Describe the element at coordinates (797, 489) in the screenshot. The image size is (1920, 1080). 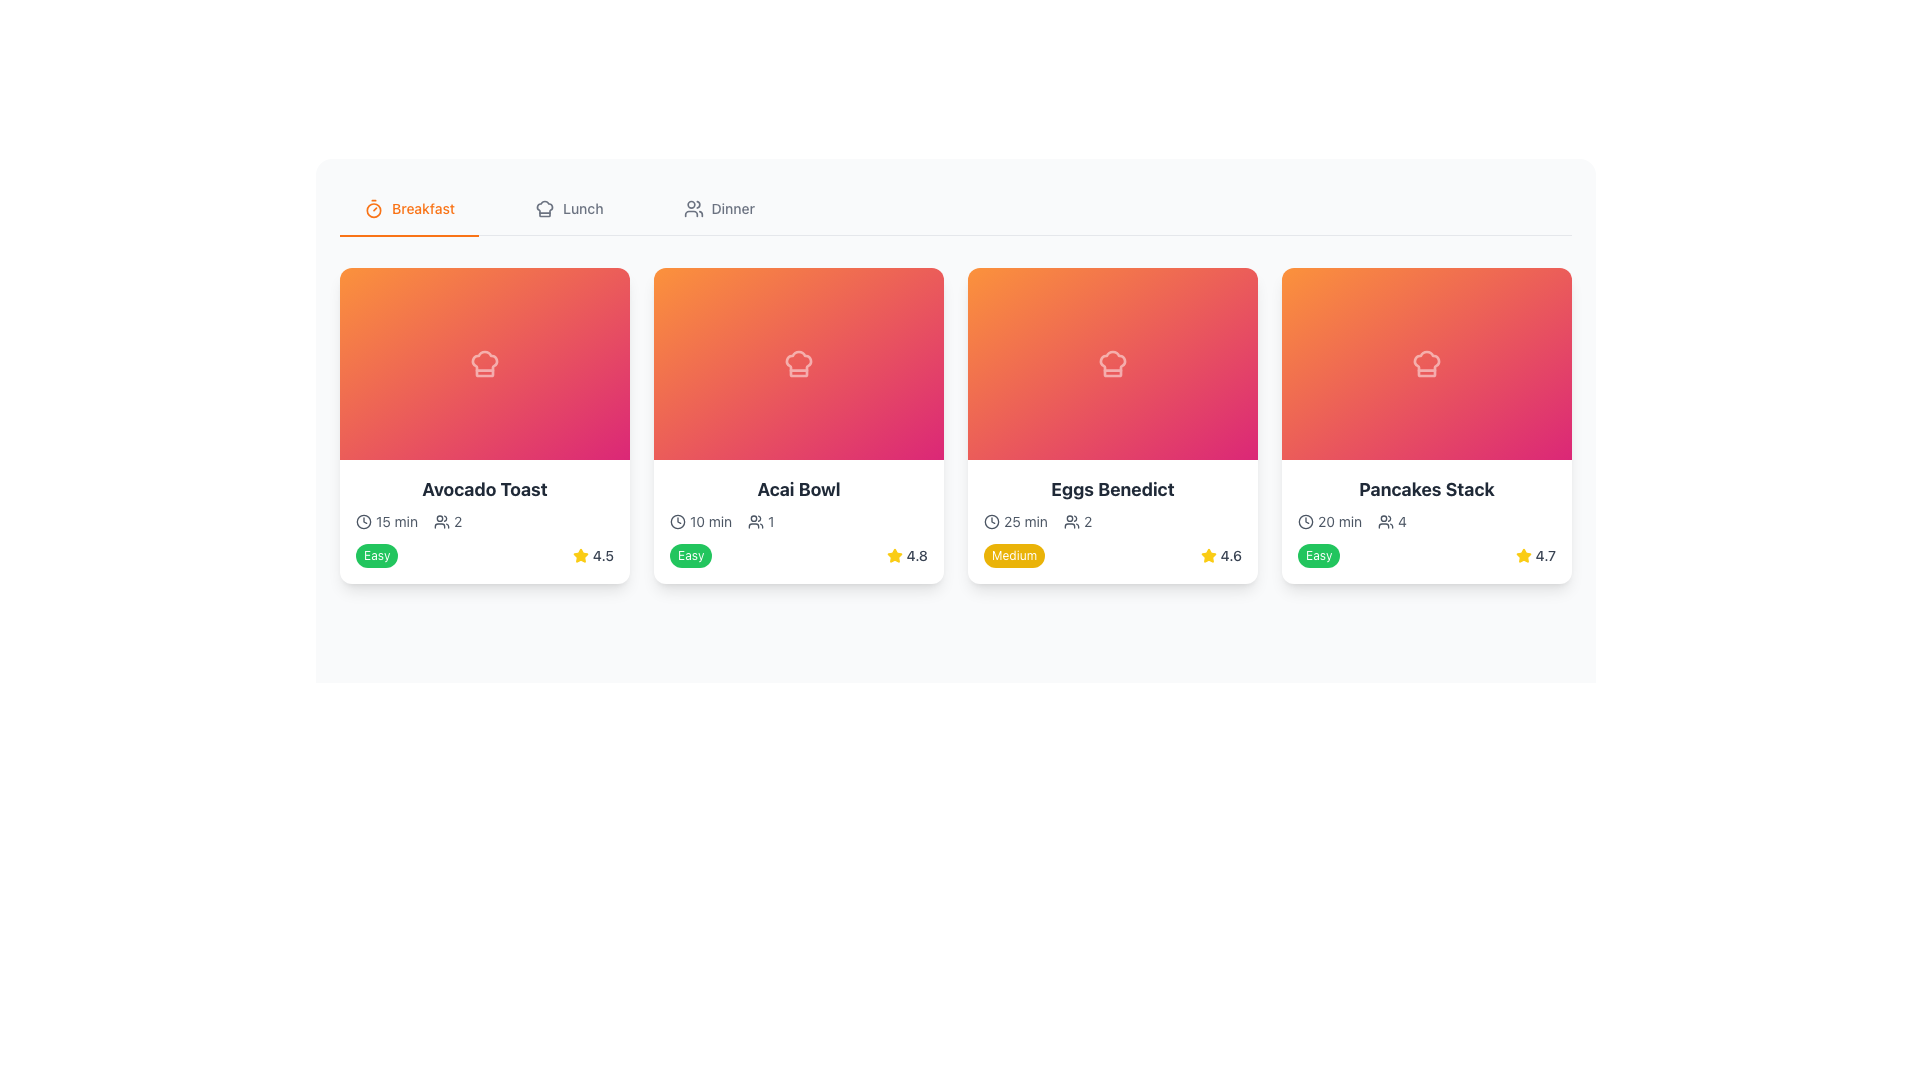
I see `the 'Acai Bowl' text label located at the top of the description section of the card, which is in the second slot of a horizontally arranged list, directly below the orange gradient chef's hat icon` at that location.